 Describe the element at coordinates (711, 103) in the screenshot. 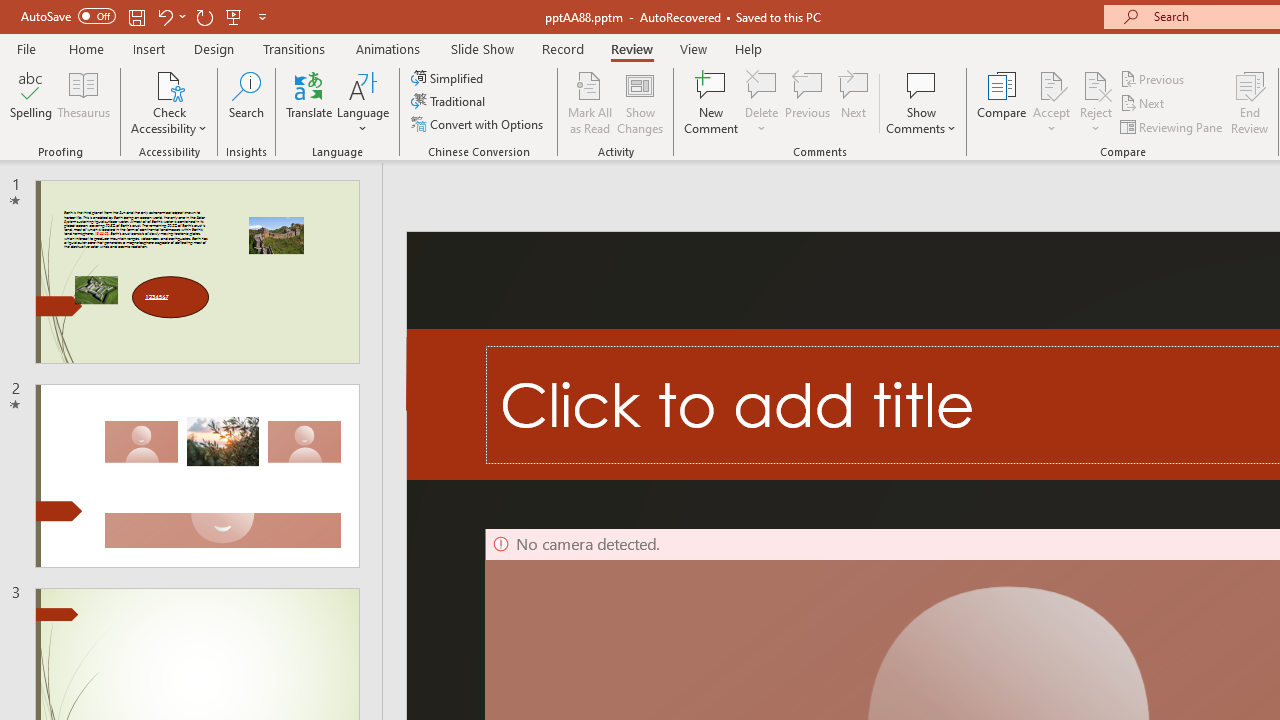

I see `'New Comment'` at that location.